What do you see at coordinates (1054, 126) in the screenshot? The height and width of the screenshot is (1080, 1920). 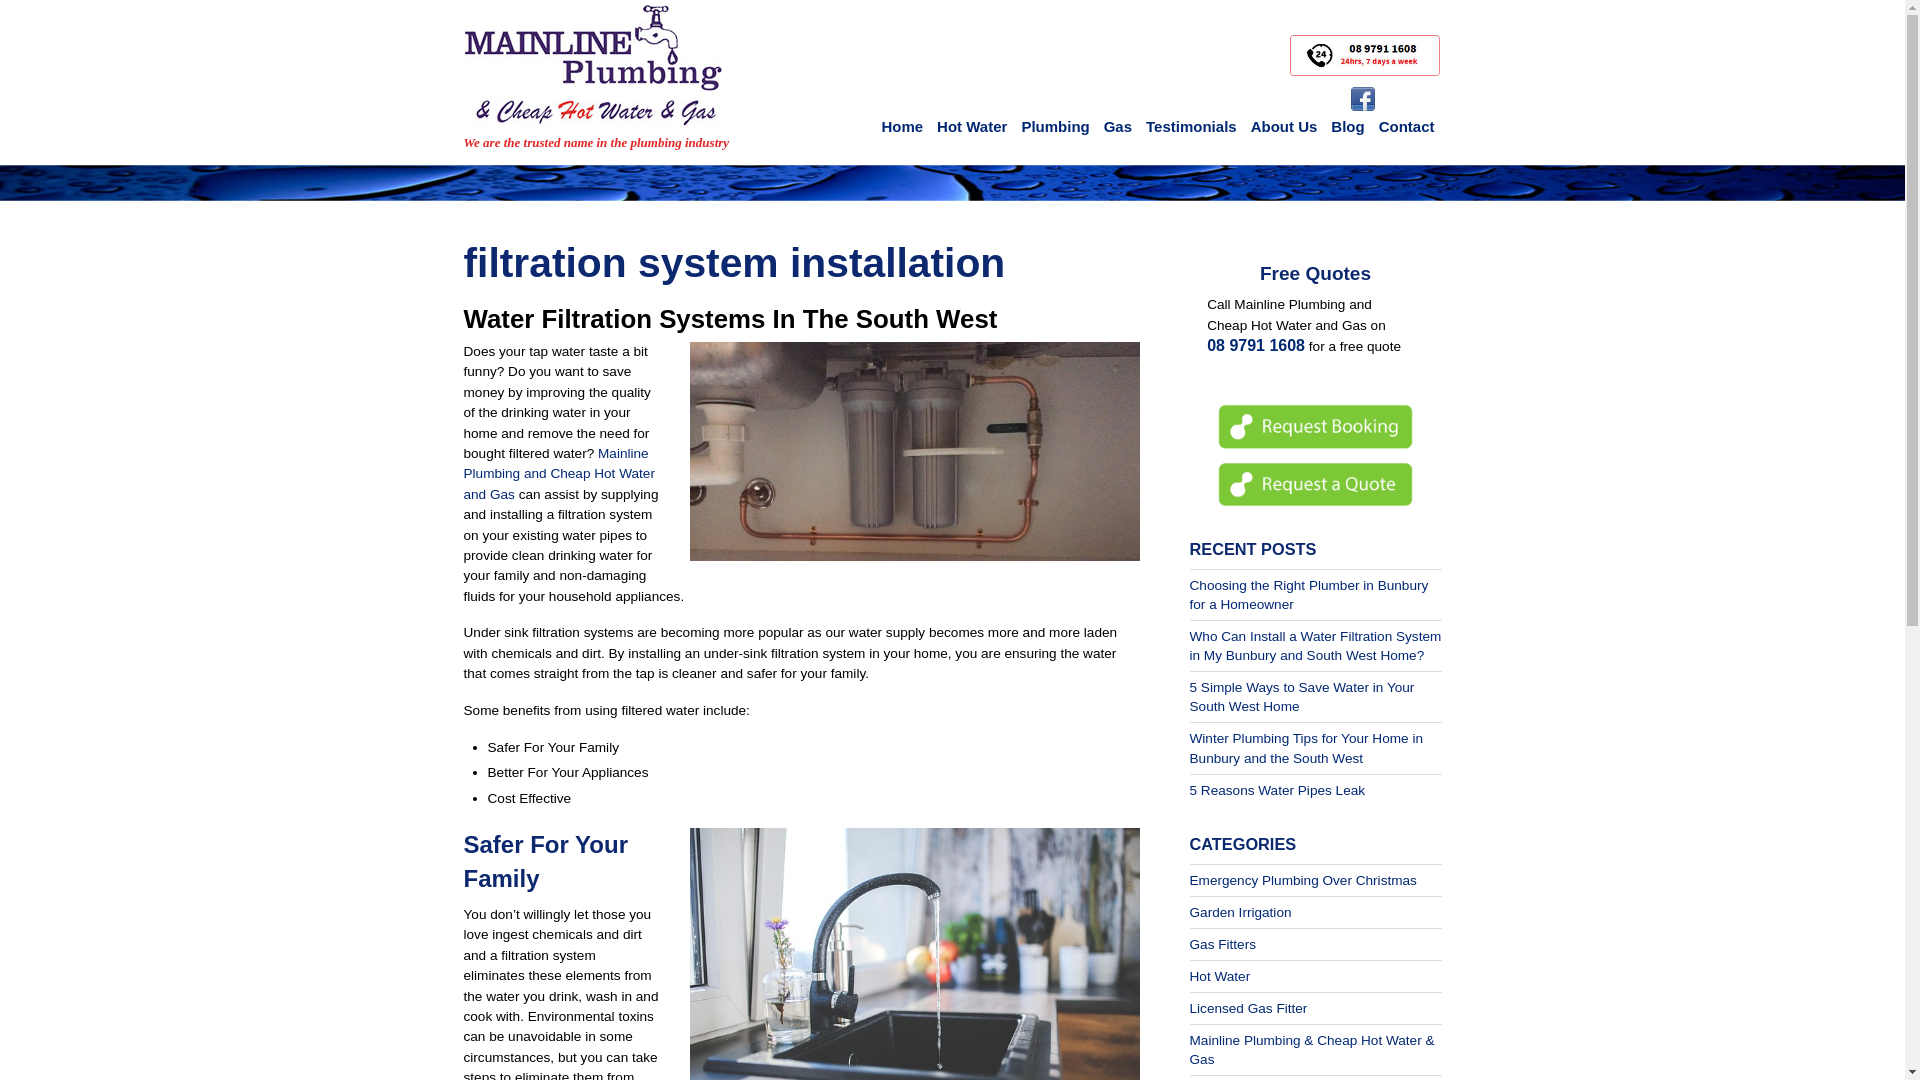 I see `'Plumbing'` at bounding box center [1054, 126].